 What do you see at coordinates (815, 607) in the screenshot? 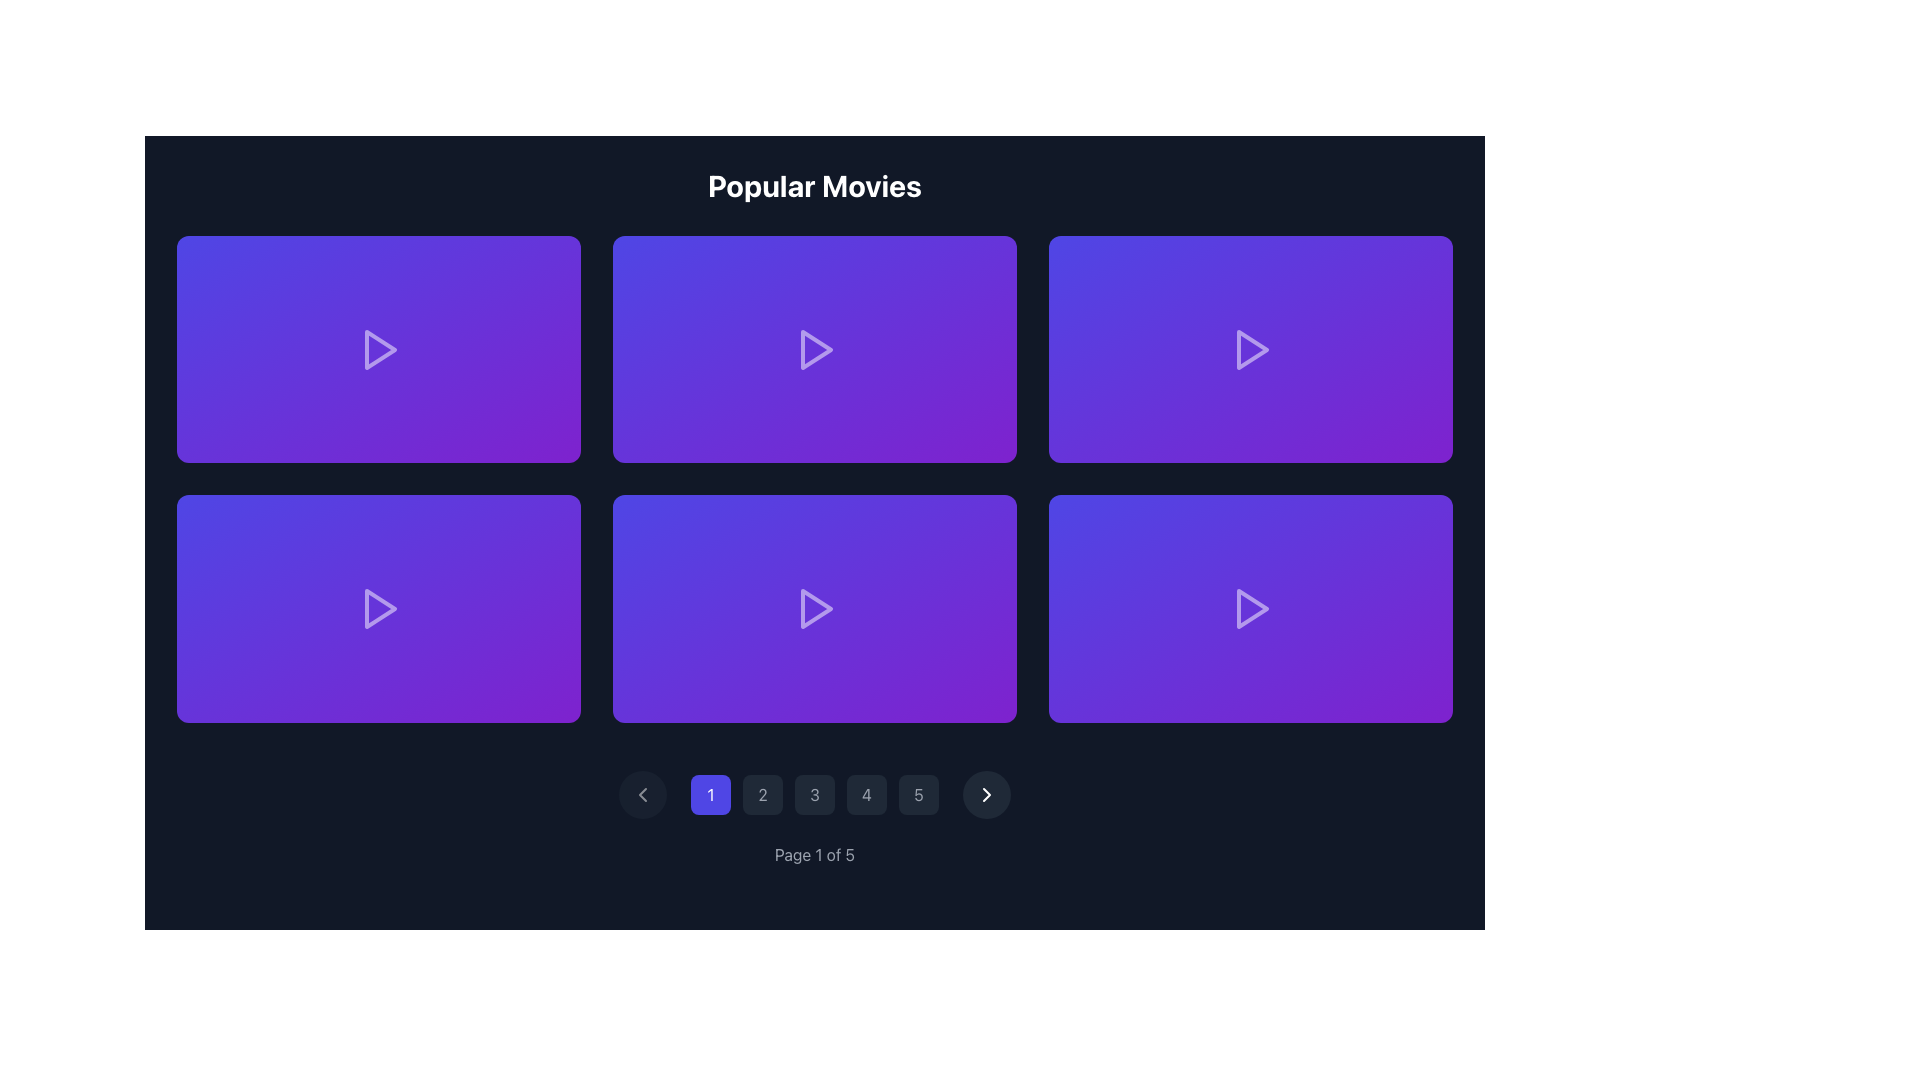
I see `the clickable media card with a rounded rectangular shape featuring a gradient background from indigo to purple and a white triangular play button icon at its center, located in the second row and second column of the grid` at bounding box center [815, 607].